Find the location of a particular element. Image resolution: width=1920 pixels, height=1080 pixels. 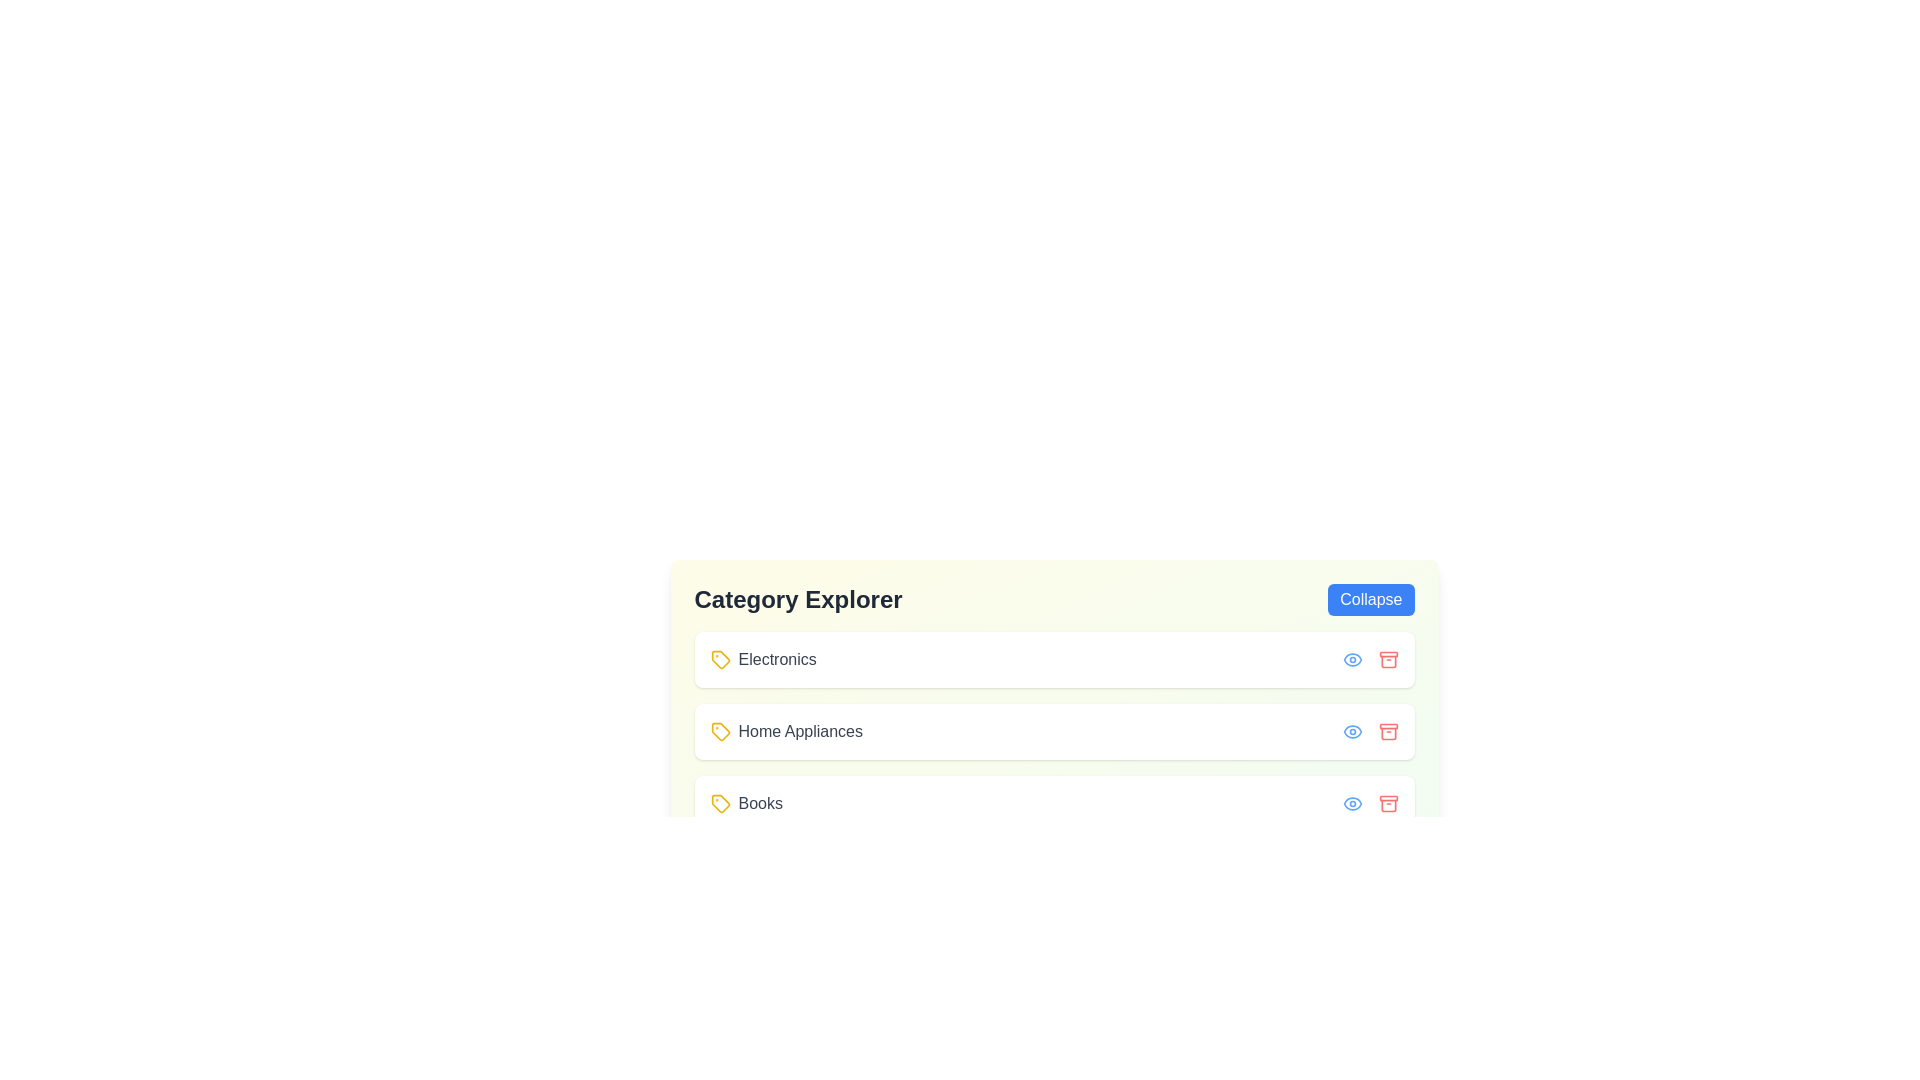

the first yellow tag icon located to the left of the text label 'Electronics' in the 'Category Explorer' list is located at coordinates (720, 659).